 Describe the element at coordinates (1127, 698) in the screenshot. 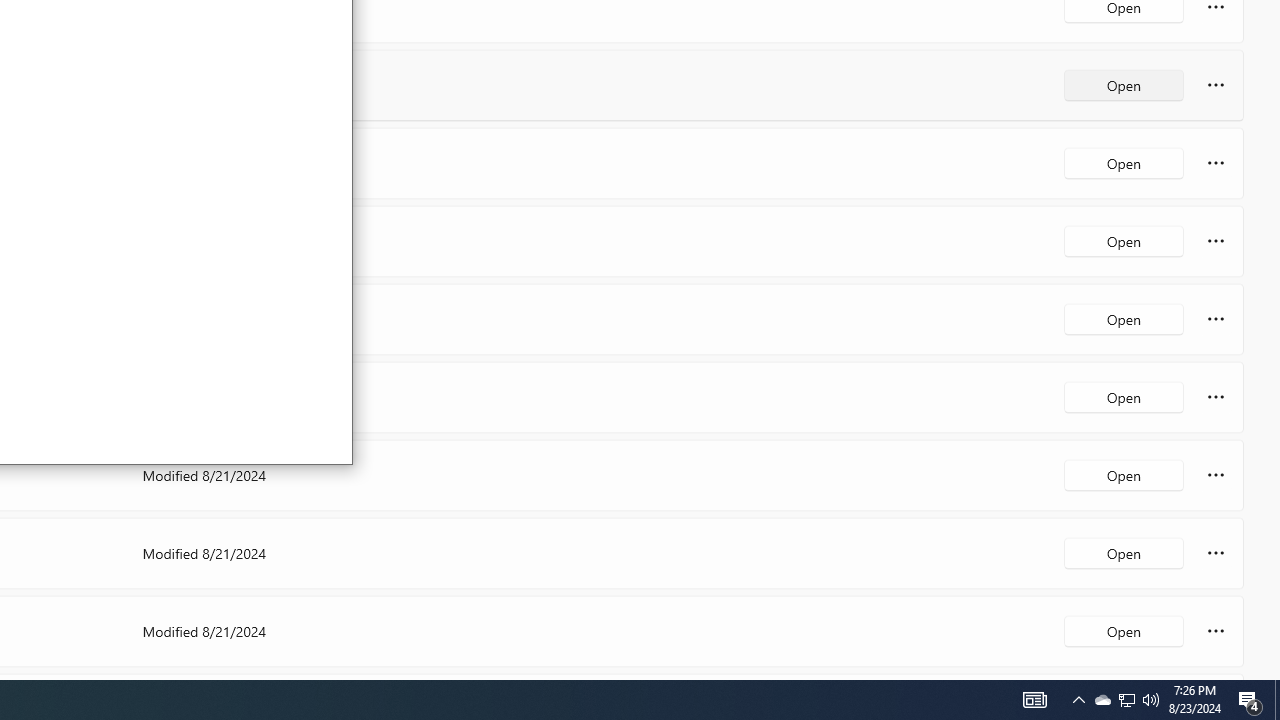

I see `'User Promoted Notification Area'` at that location.